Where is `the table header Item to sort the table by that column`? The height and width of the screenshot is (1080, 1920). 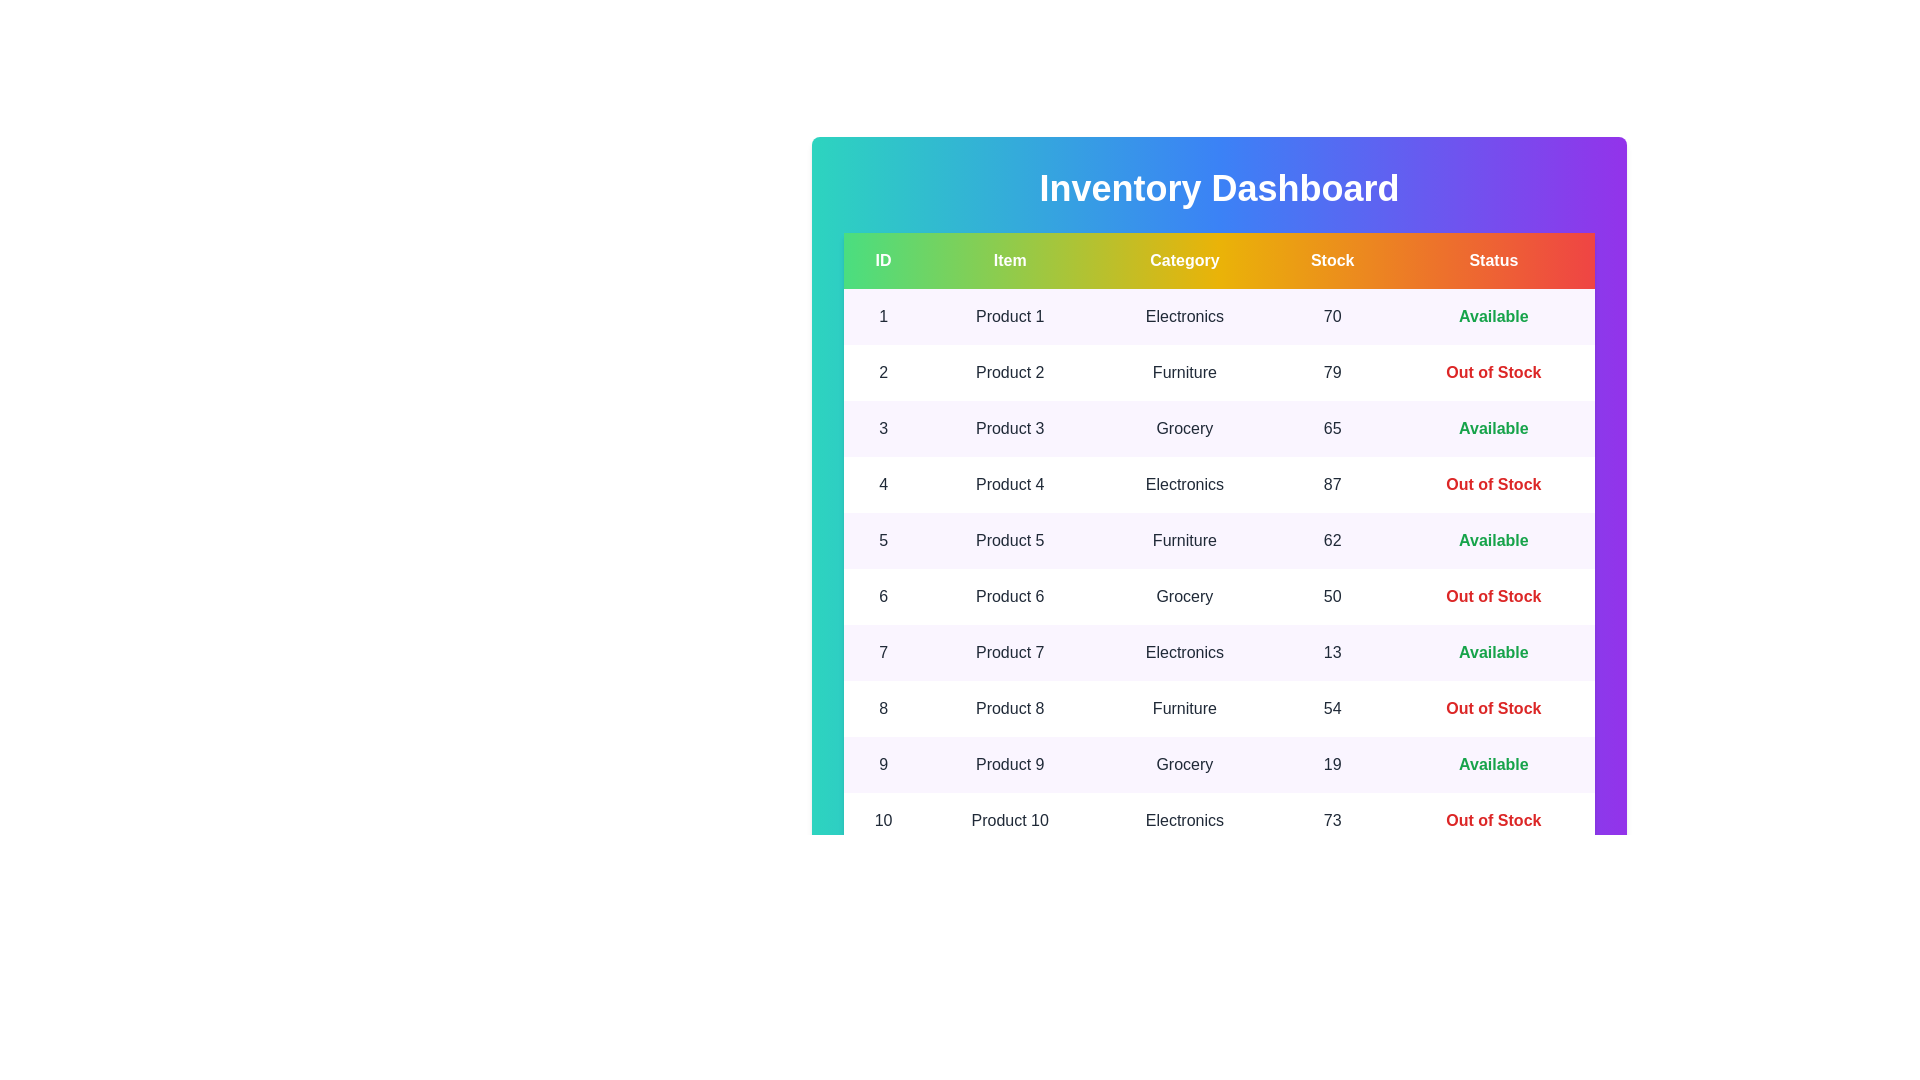 the table header Item to sort the table by that column is located at coordinates (1010, 260).